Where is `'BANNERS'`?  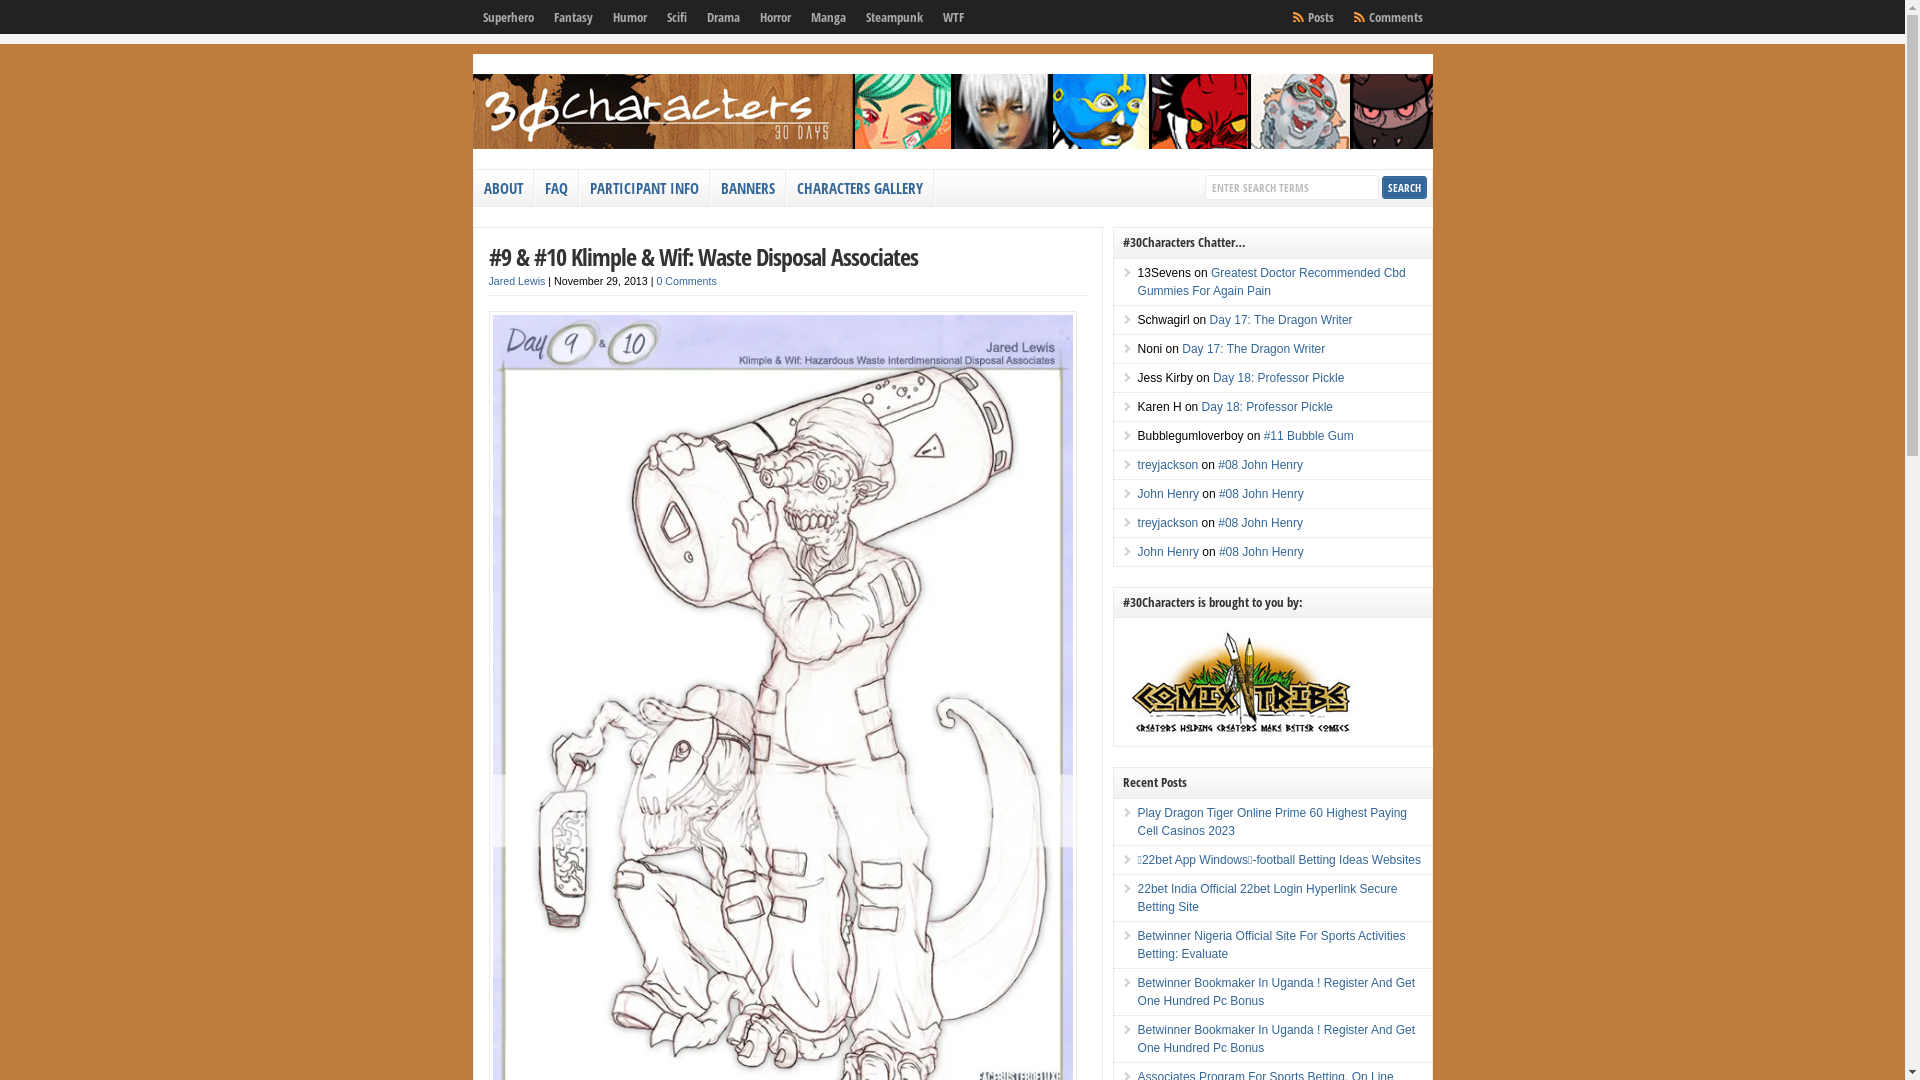 'BANNERS' is located at coordinates (746, 188).